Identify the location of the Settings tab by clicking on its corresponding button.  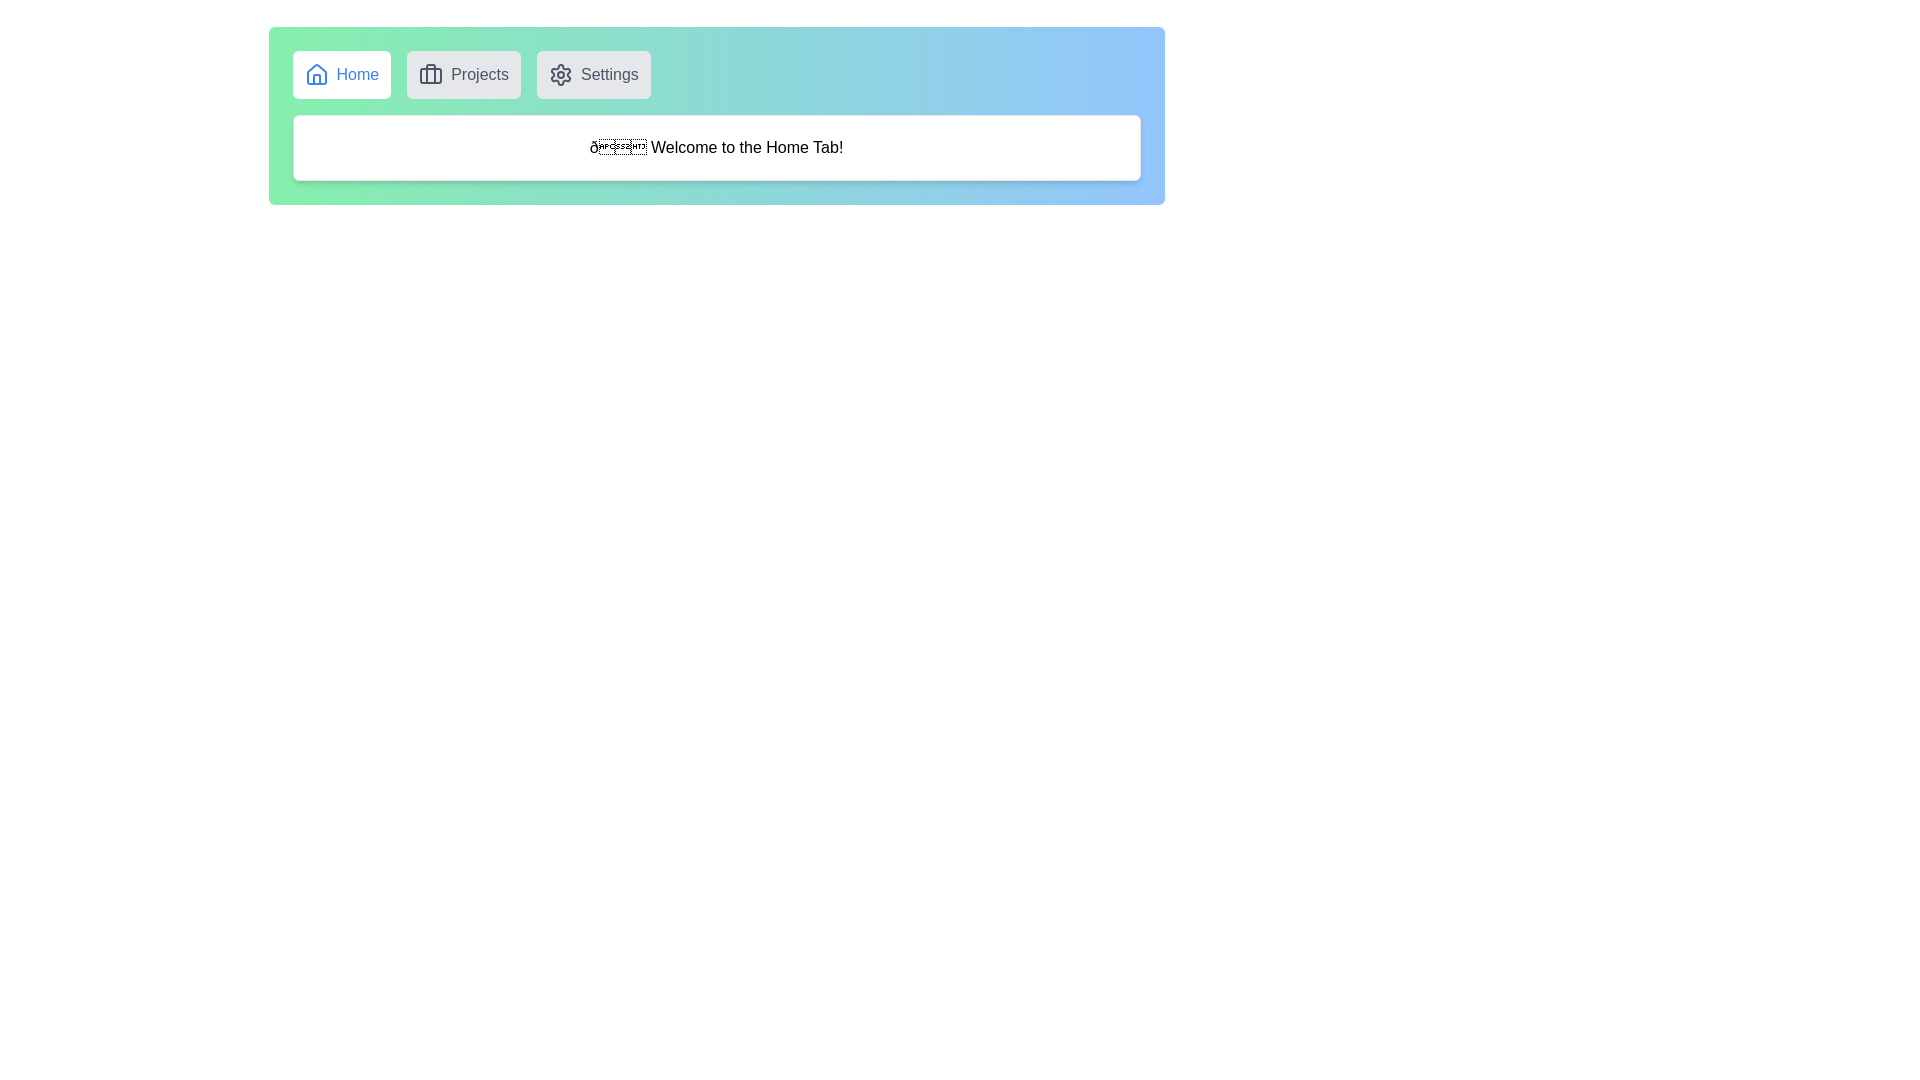
(592, 73).